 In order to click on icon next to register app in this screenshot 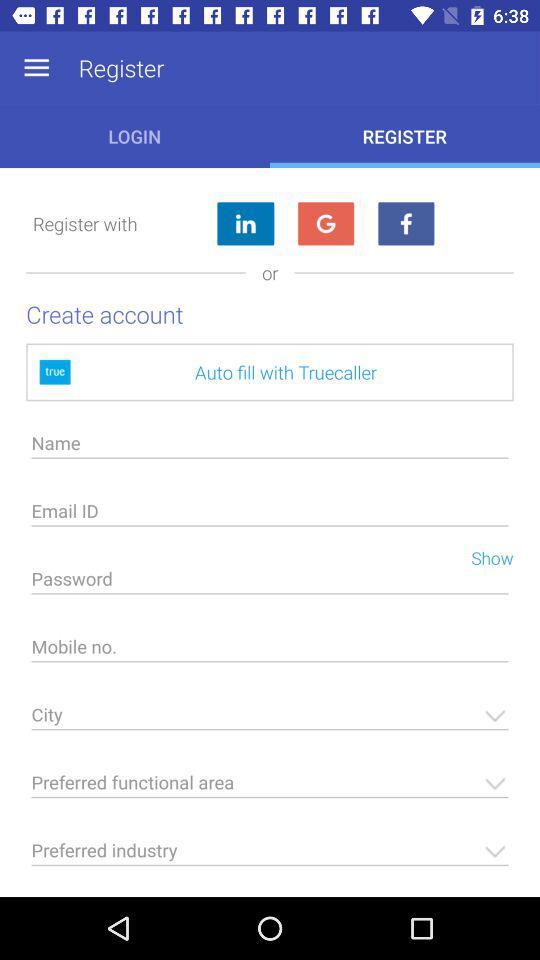, I will do `click(36, 68)`.